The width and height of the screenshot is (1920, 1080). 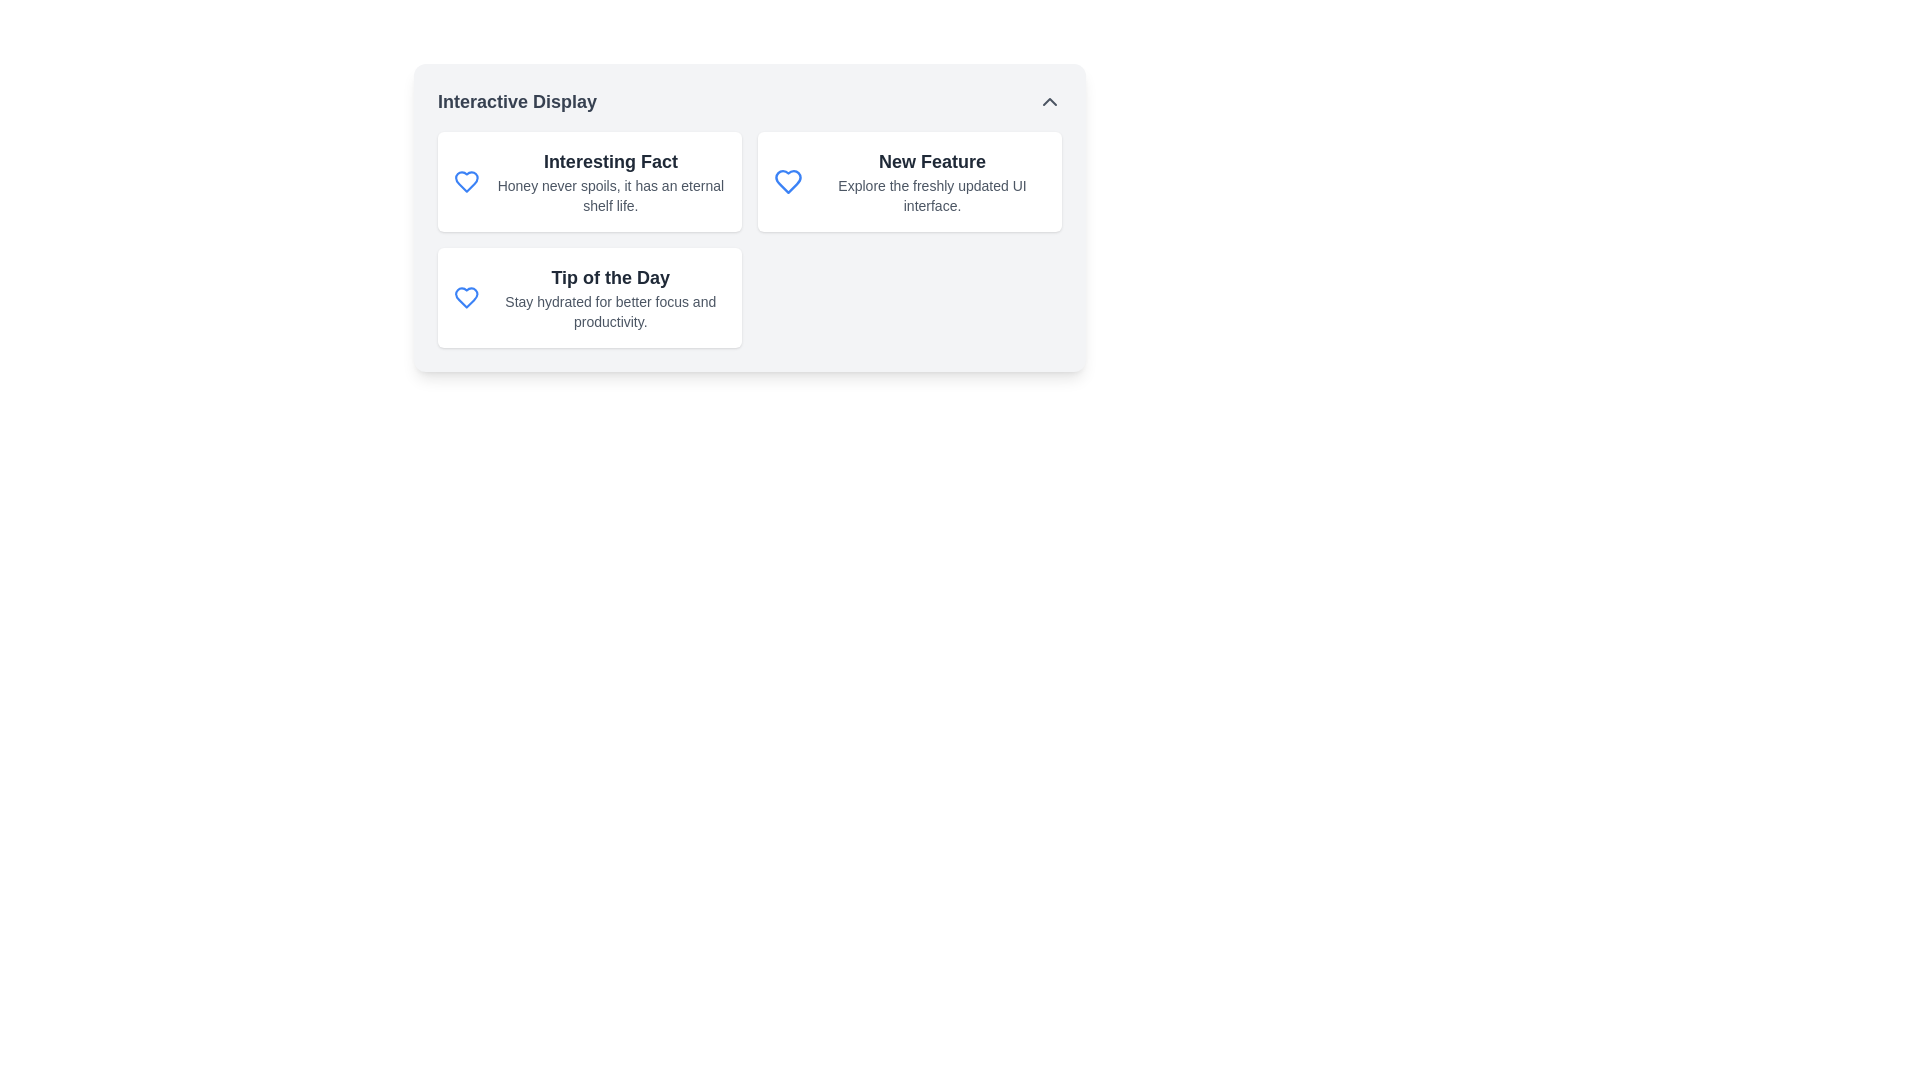 What do you see at coordinates (931, 196) in the screenshot?
I see `the descriptive text providing additional information about the 'New Feature', located in the right panel below the 'New Feature' text` at bounding box center [931, 196].